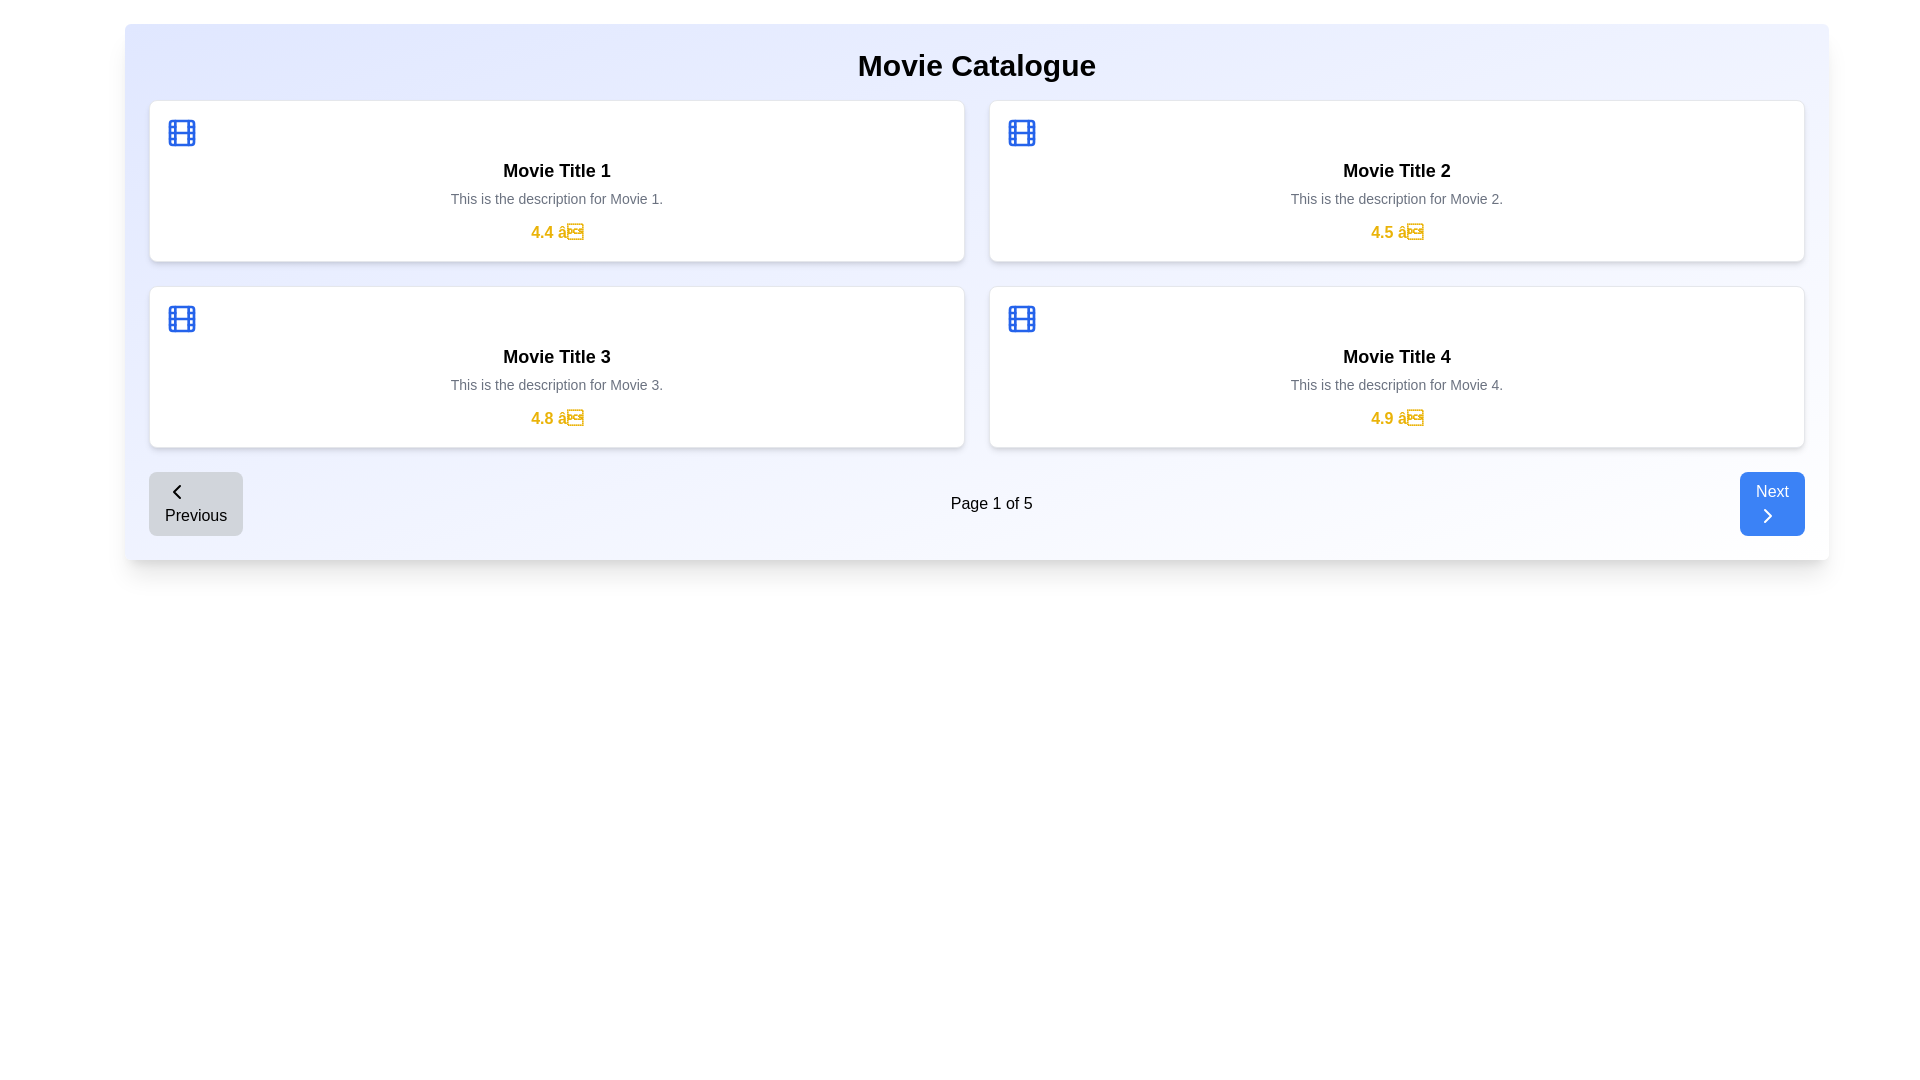 This screenshot has height=1080, width=1920. Describe the element at coordinates (1022, 318) in the screenshot. I see `the blue filmstrip icon associated with 'Movie Title 4', located in the upper-left corner of the movie card` at that location.